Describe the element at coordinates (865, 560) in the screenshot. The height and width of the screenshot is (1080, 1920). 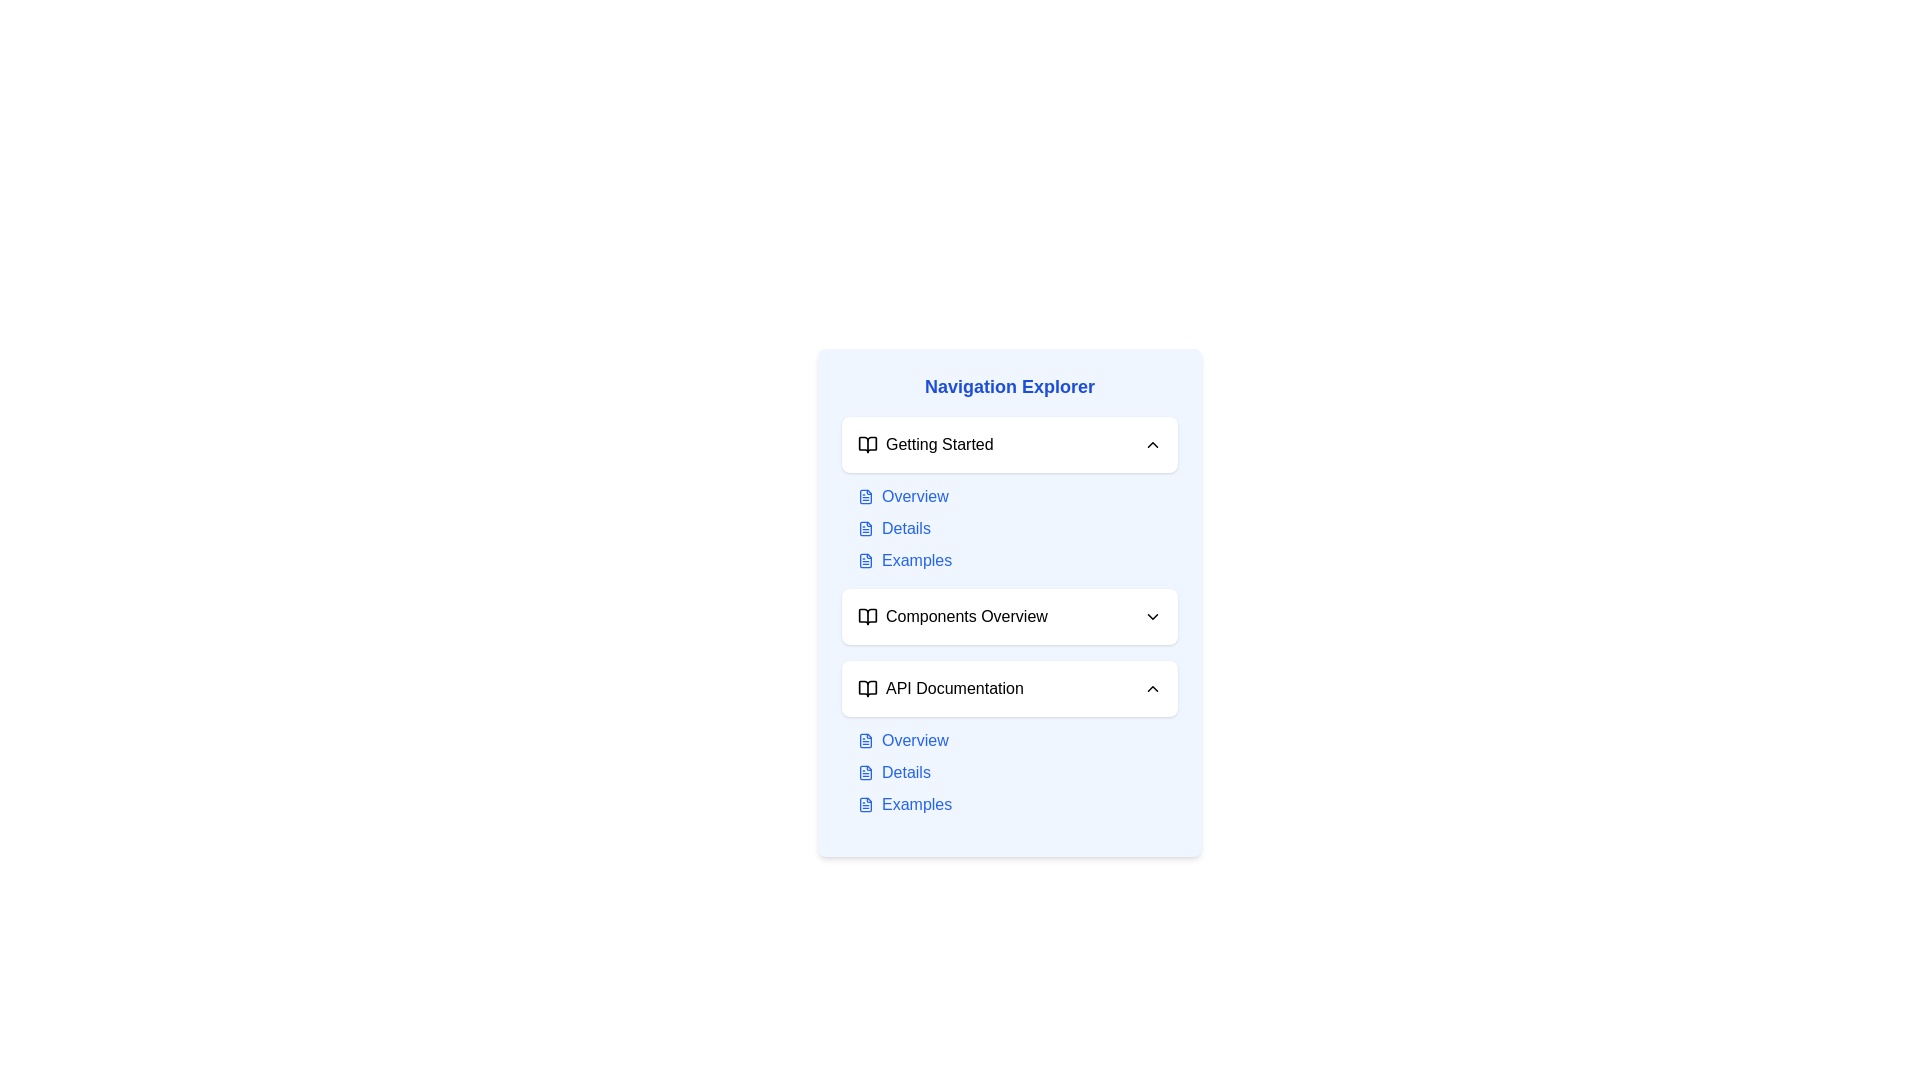
I see `the 'Examples' icon in the navigation menu` at that location.